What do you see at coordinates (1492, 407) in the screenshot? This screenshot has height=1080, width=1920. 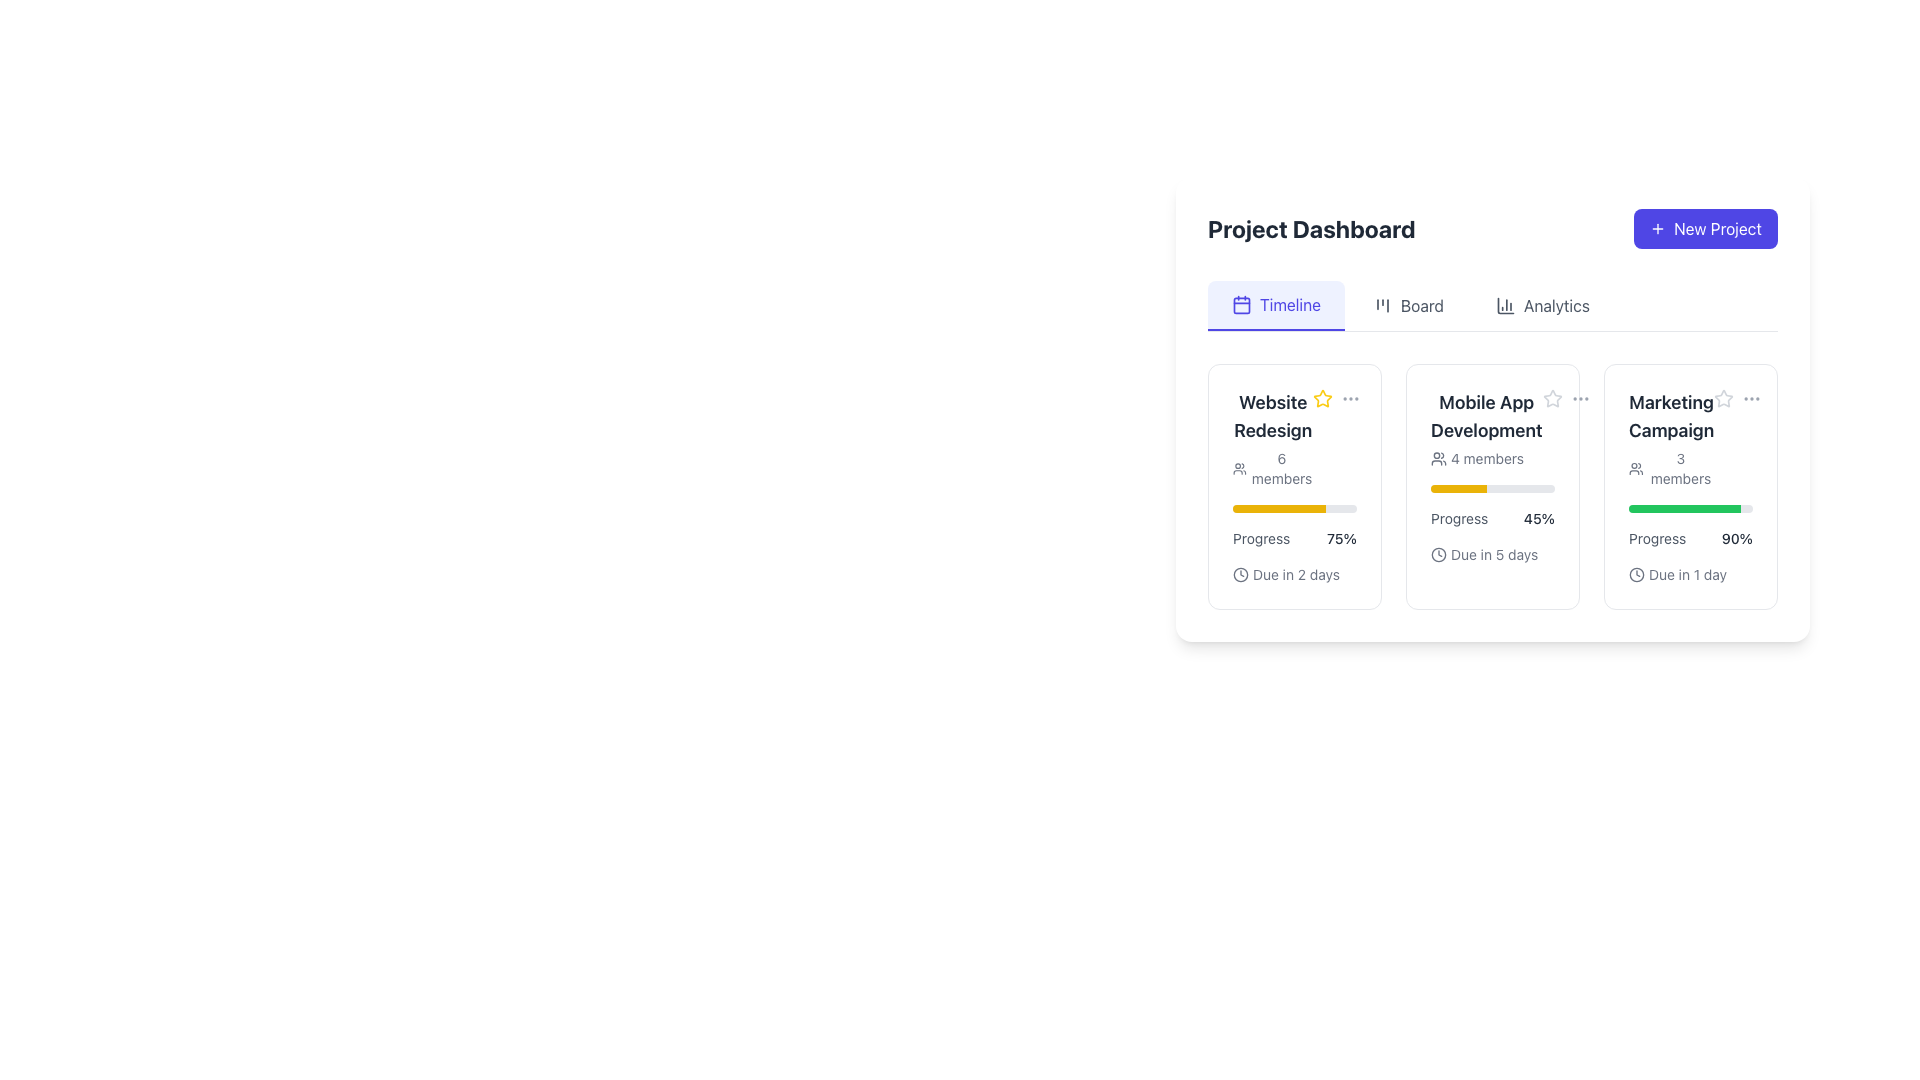 I see `the project dashboard interface` at bounding box center [1492, 407].